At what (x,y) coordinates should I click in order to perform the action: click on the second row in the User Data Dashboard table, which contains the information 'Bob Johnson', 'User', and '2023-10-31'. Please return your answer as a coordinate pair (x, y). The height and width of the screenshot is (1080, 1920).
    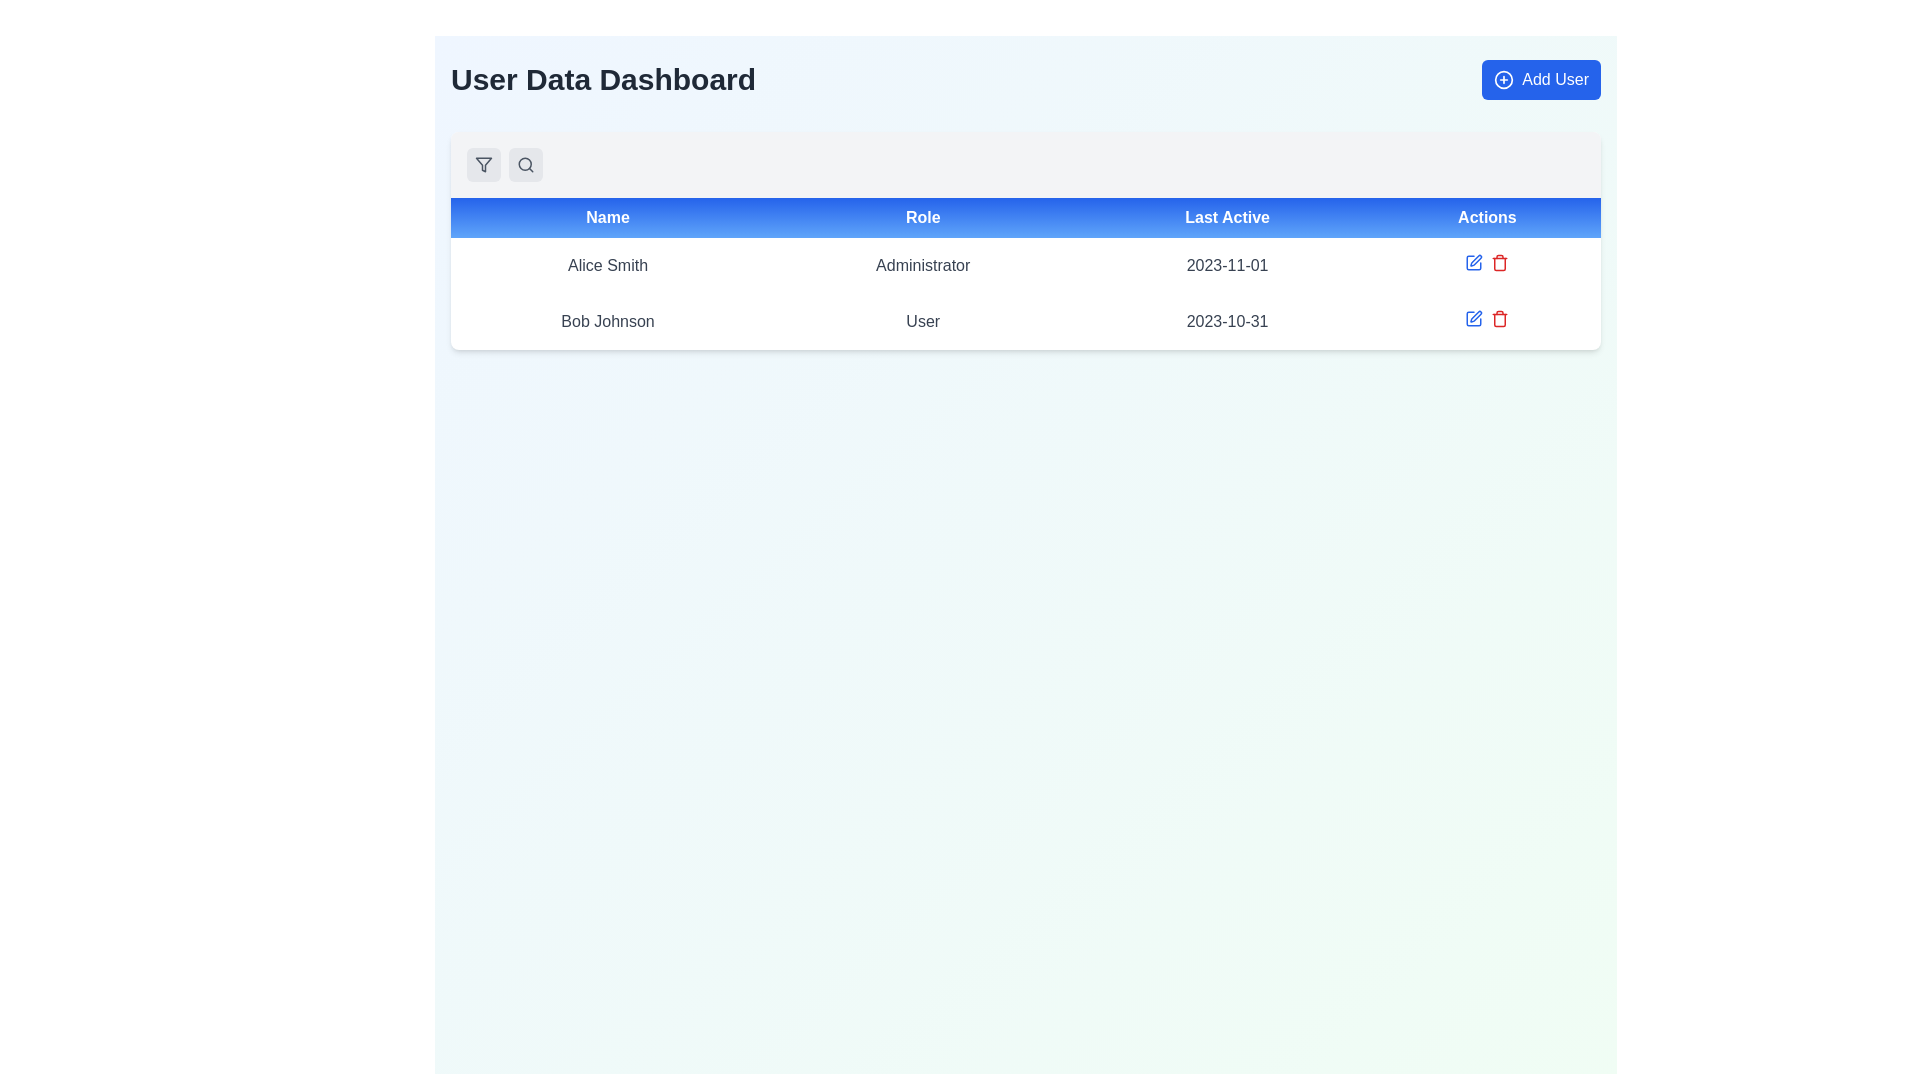
    Looking at the image, I should click on (1026, 320).